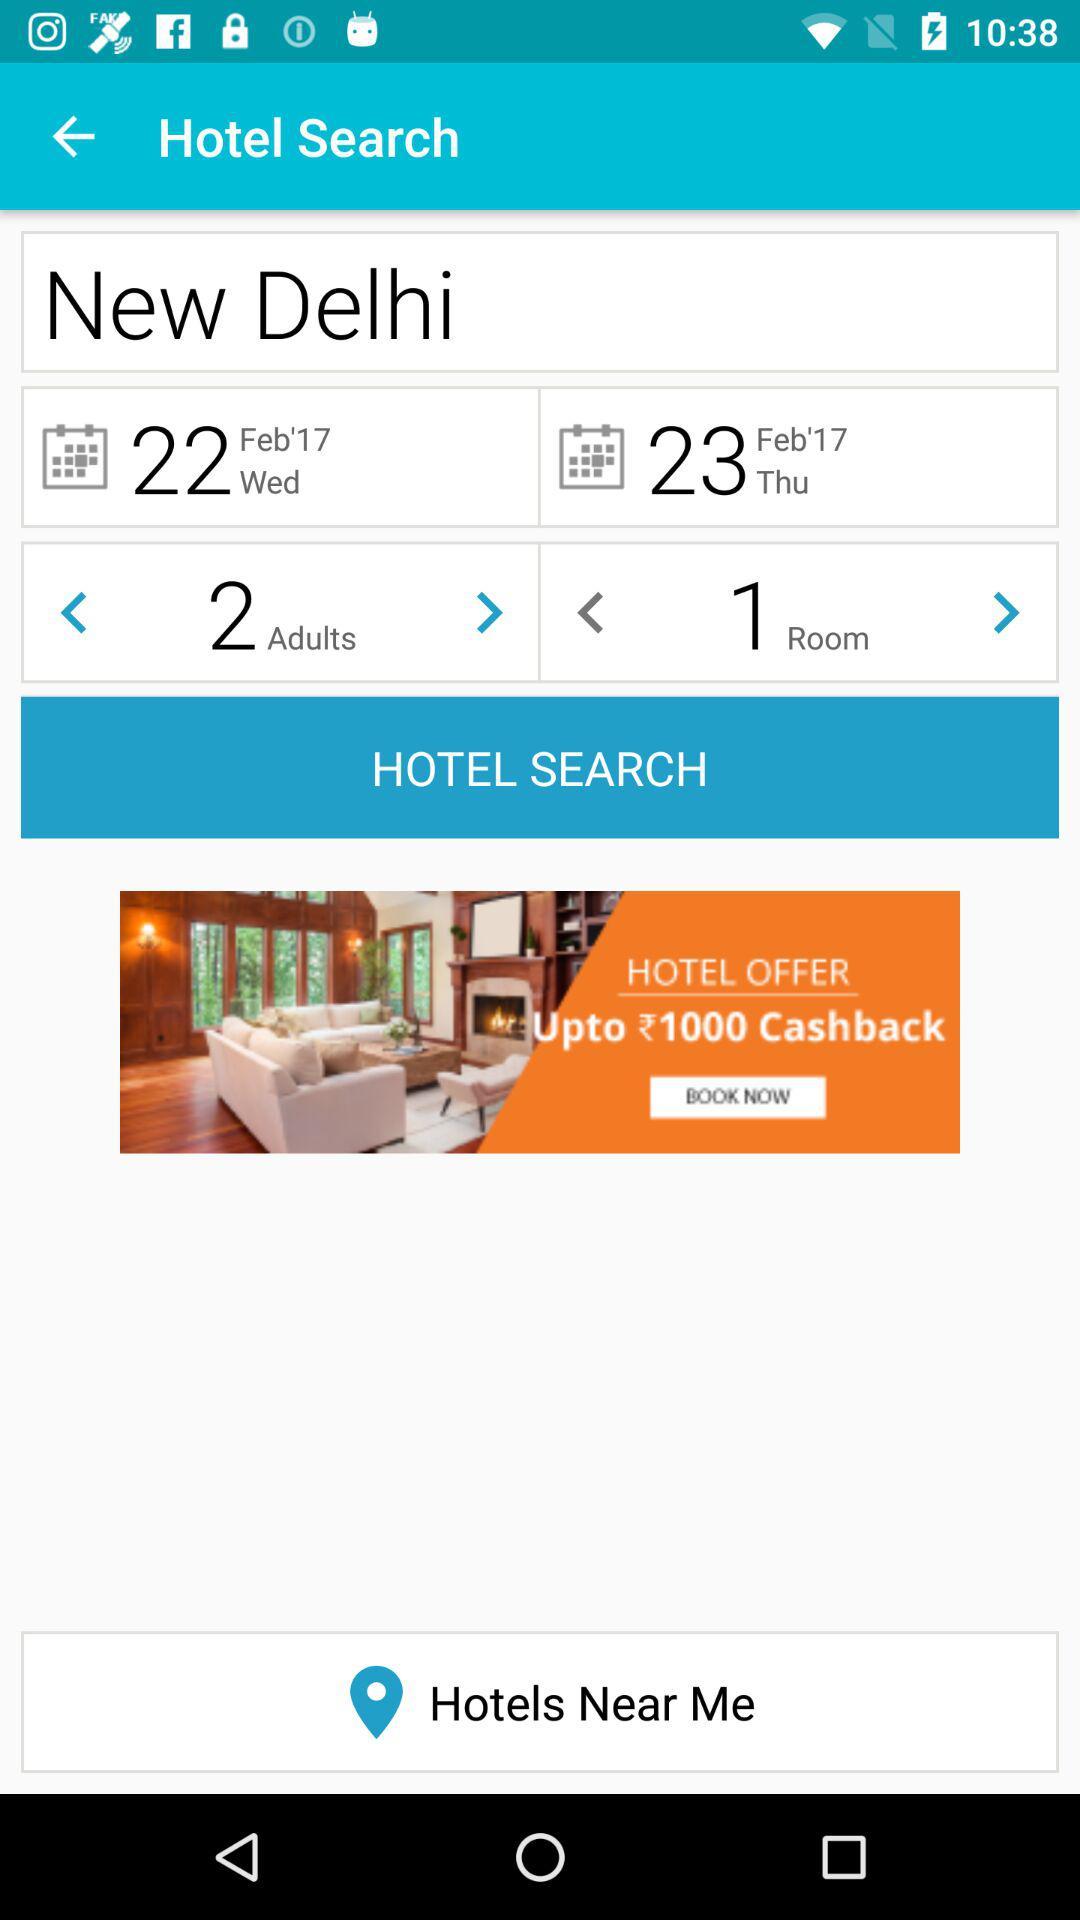 The width and height of the screenshot is (1080, 1920). What do you see at coordinates (72, 611) in the screenshot?
I see `subtract adult` at bounding box center [72, 611].